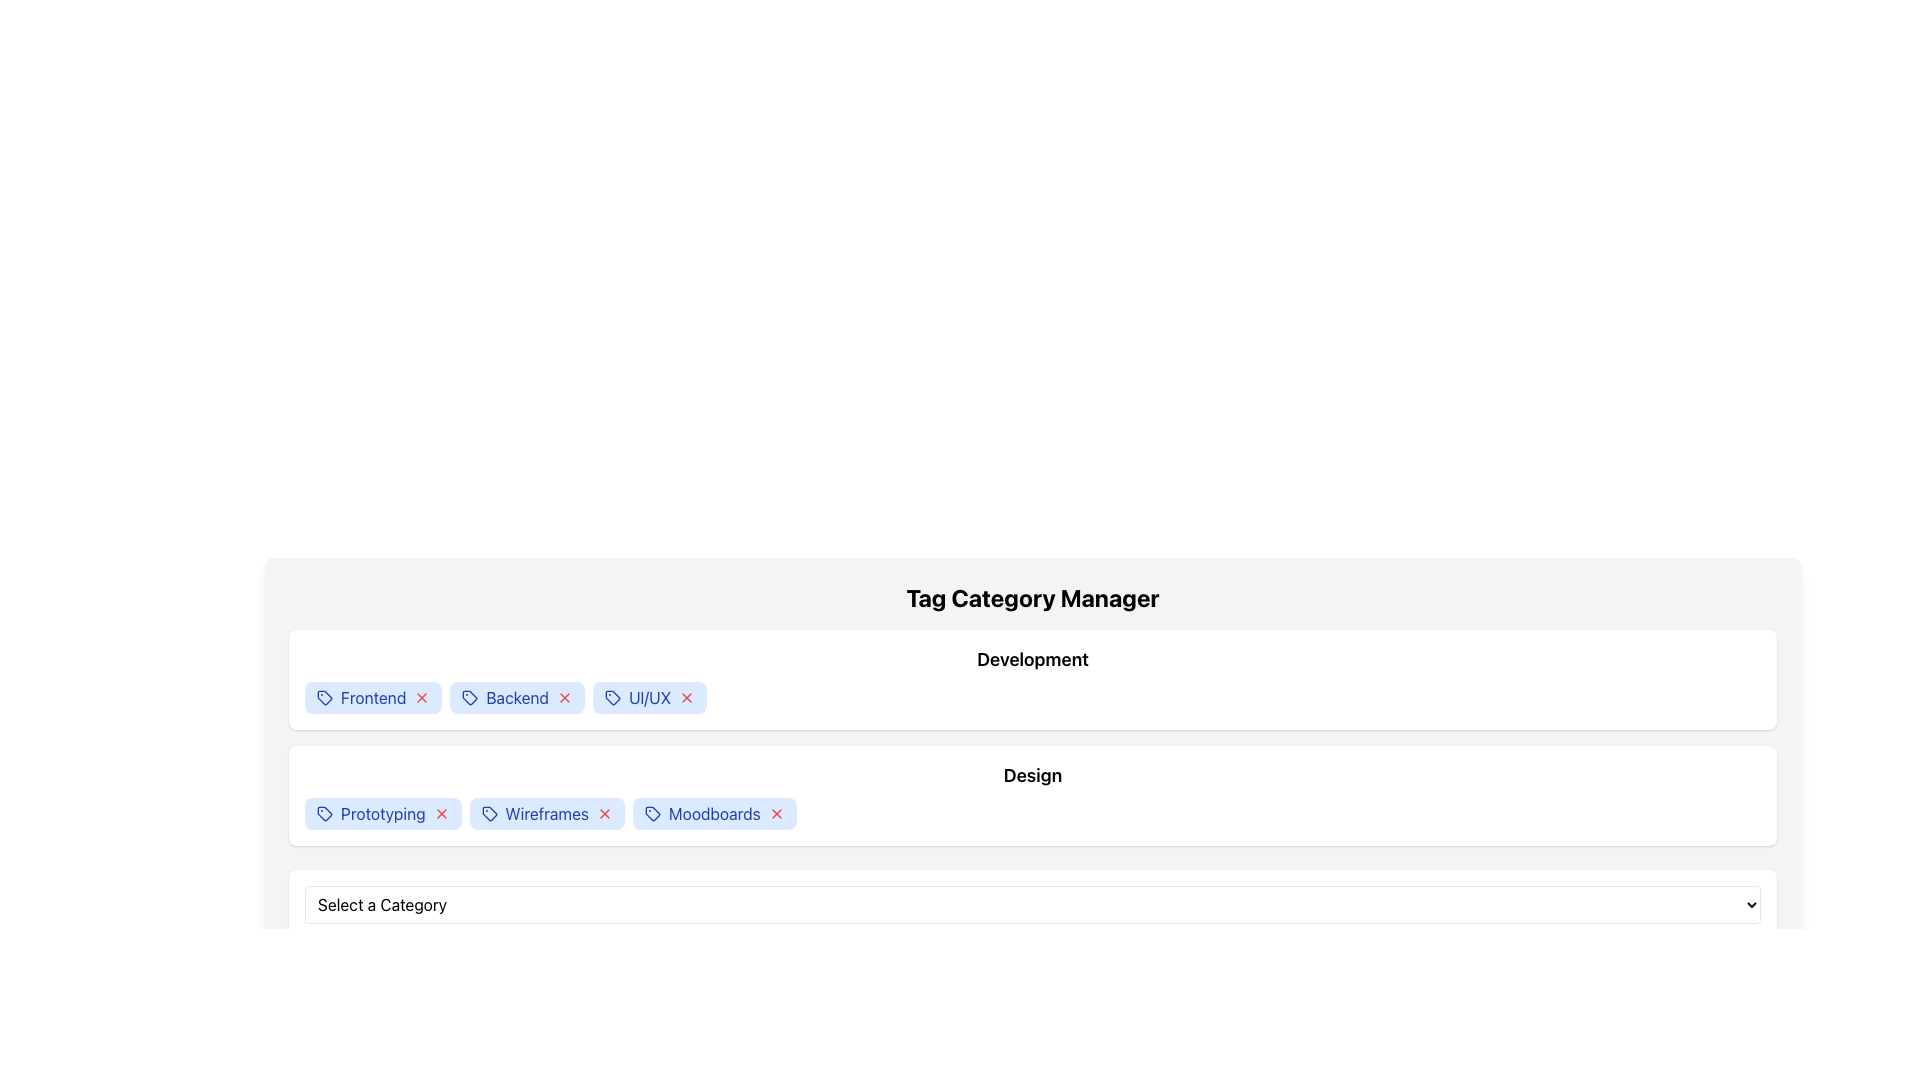 The height and width of the screenshot is (1080, 1920). I want to click on the delete button located to the right of the 'Prototyping' label, so click(440, 813).